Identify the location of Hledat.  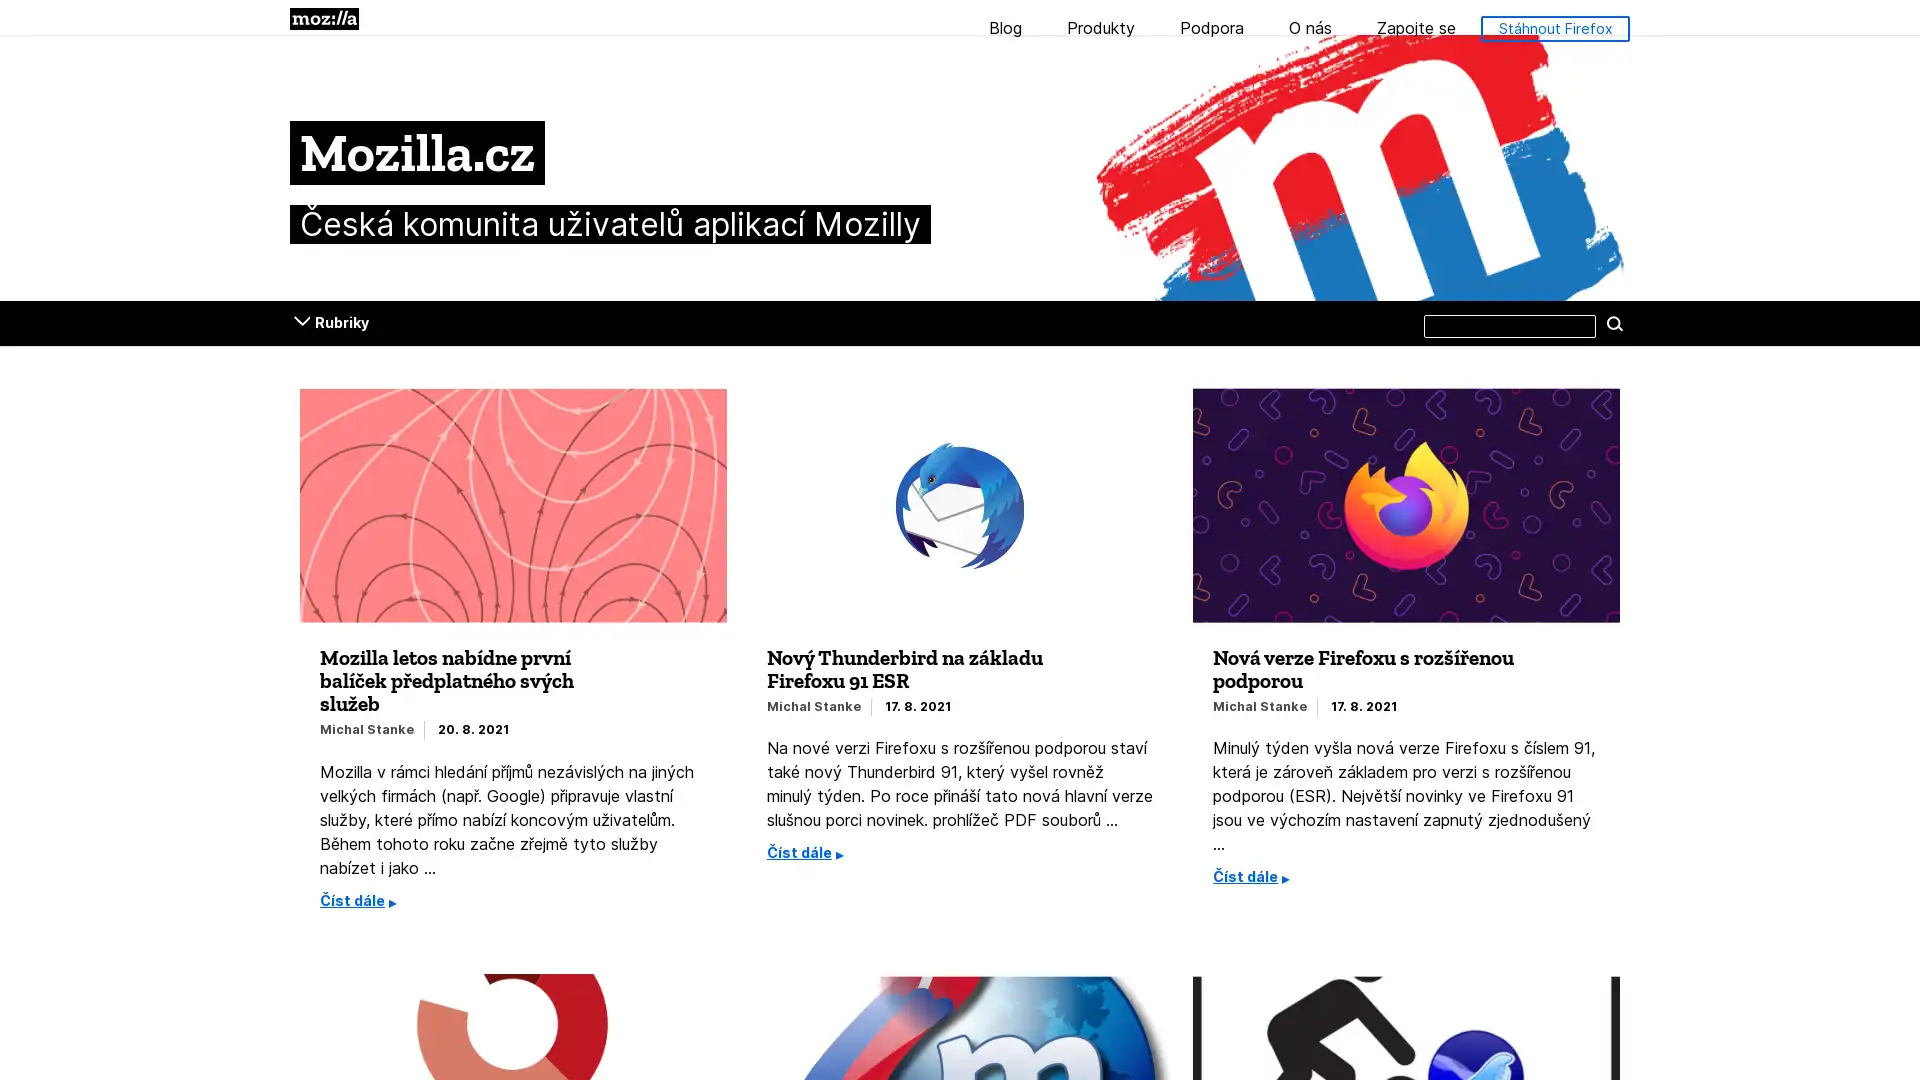
(1614, 322).